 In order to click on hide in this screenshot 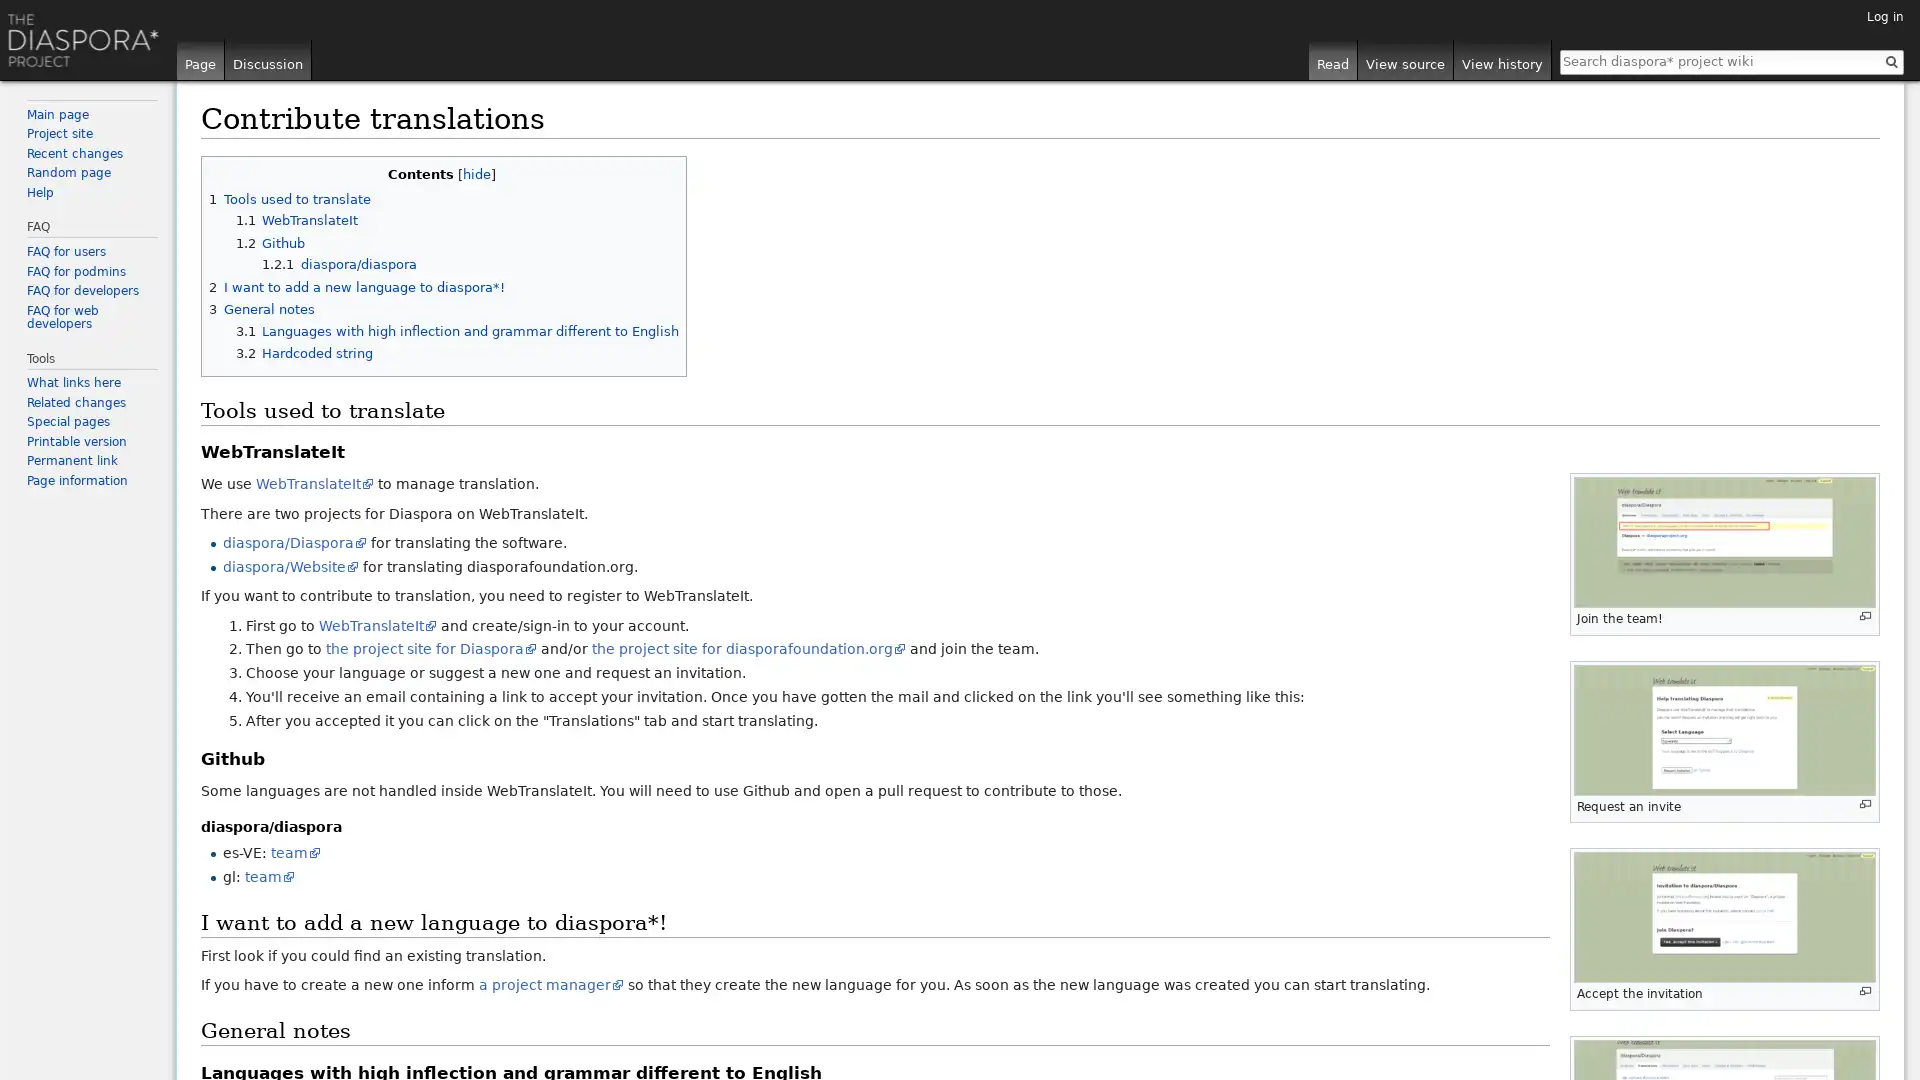, I will do `click(475, 172)`.